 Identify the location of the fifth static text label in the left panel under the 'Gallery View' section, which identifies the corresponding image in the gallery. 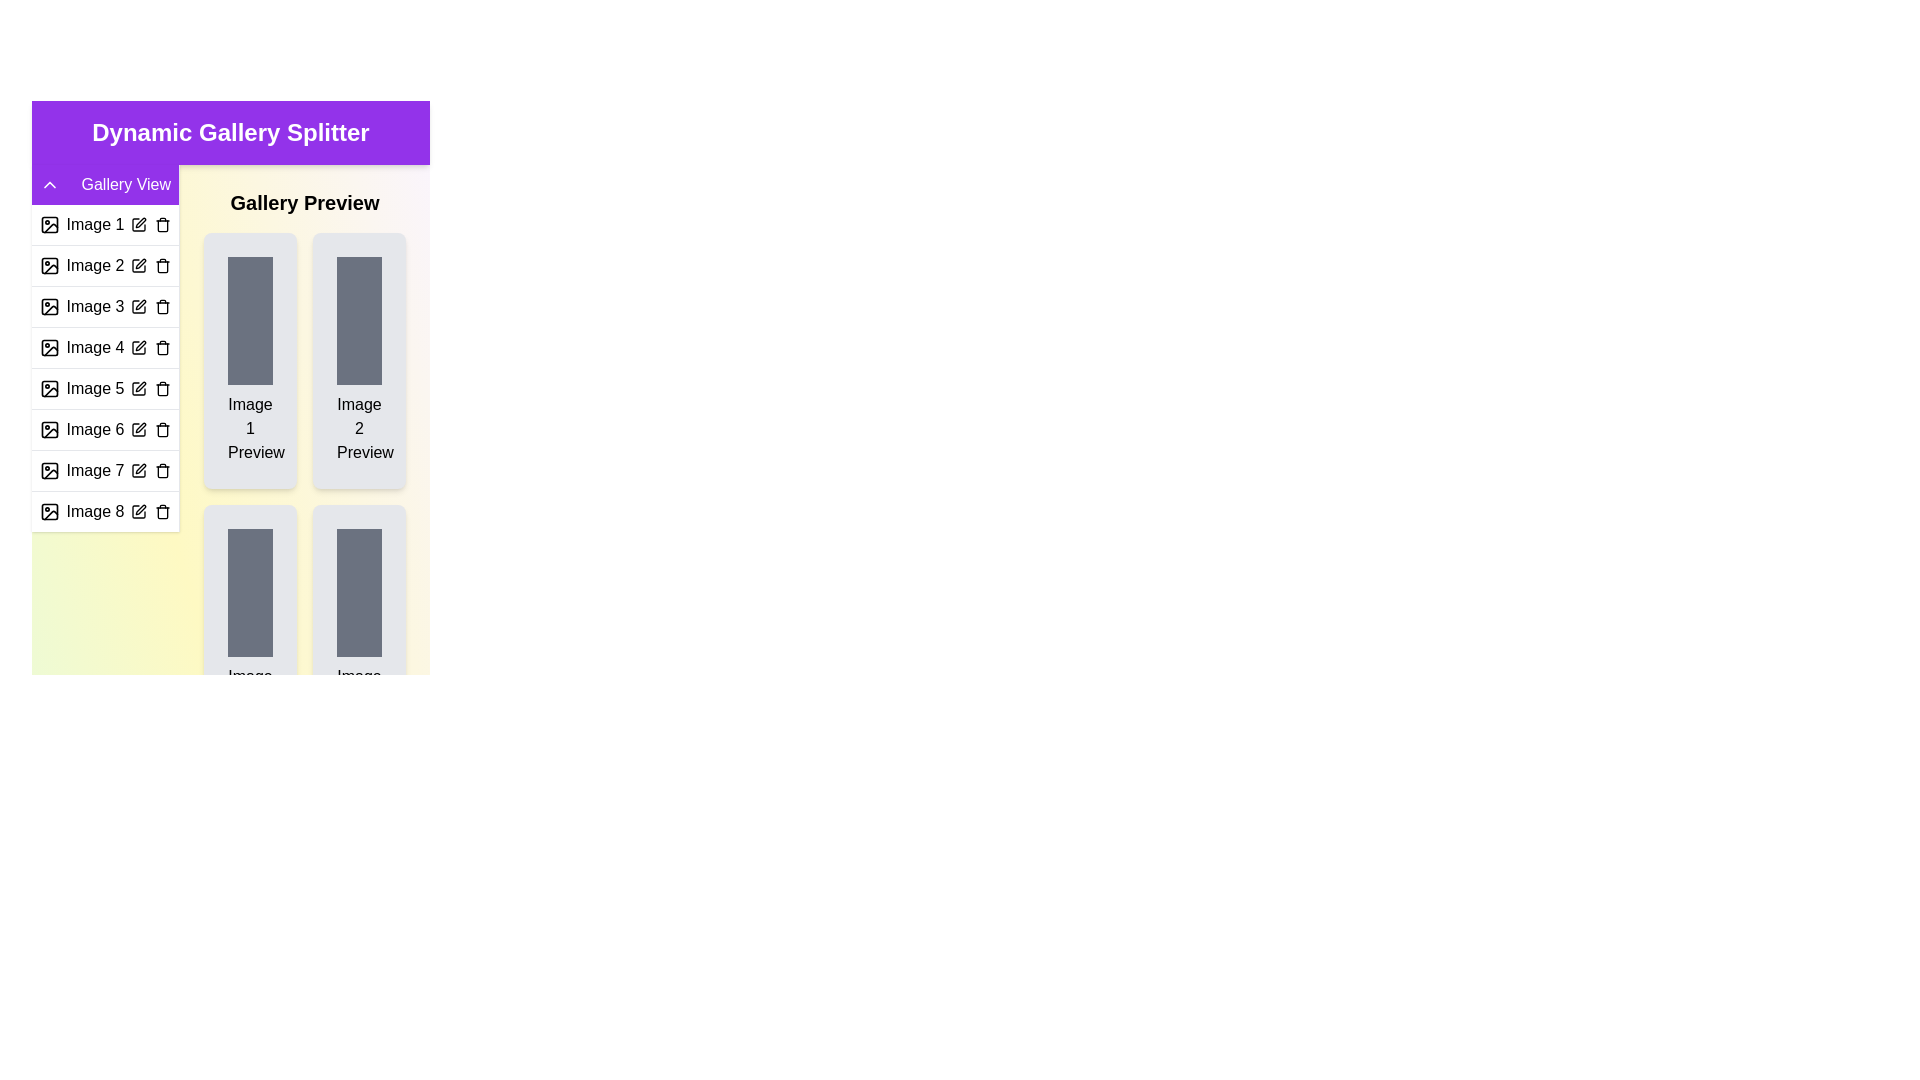
(94, 389).